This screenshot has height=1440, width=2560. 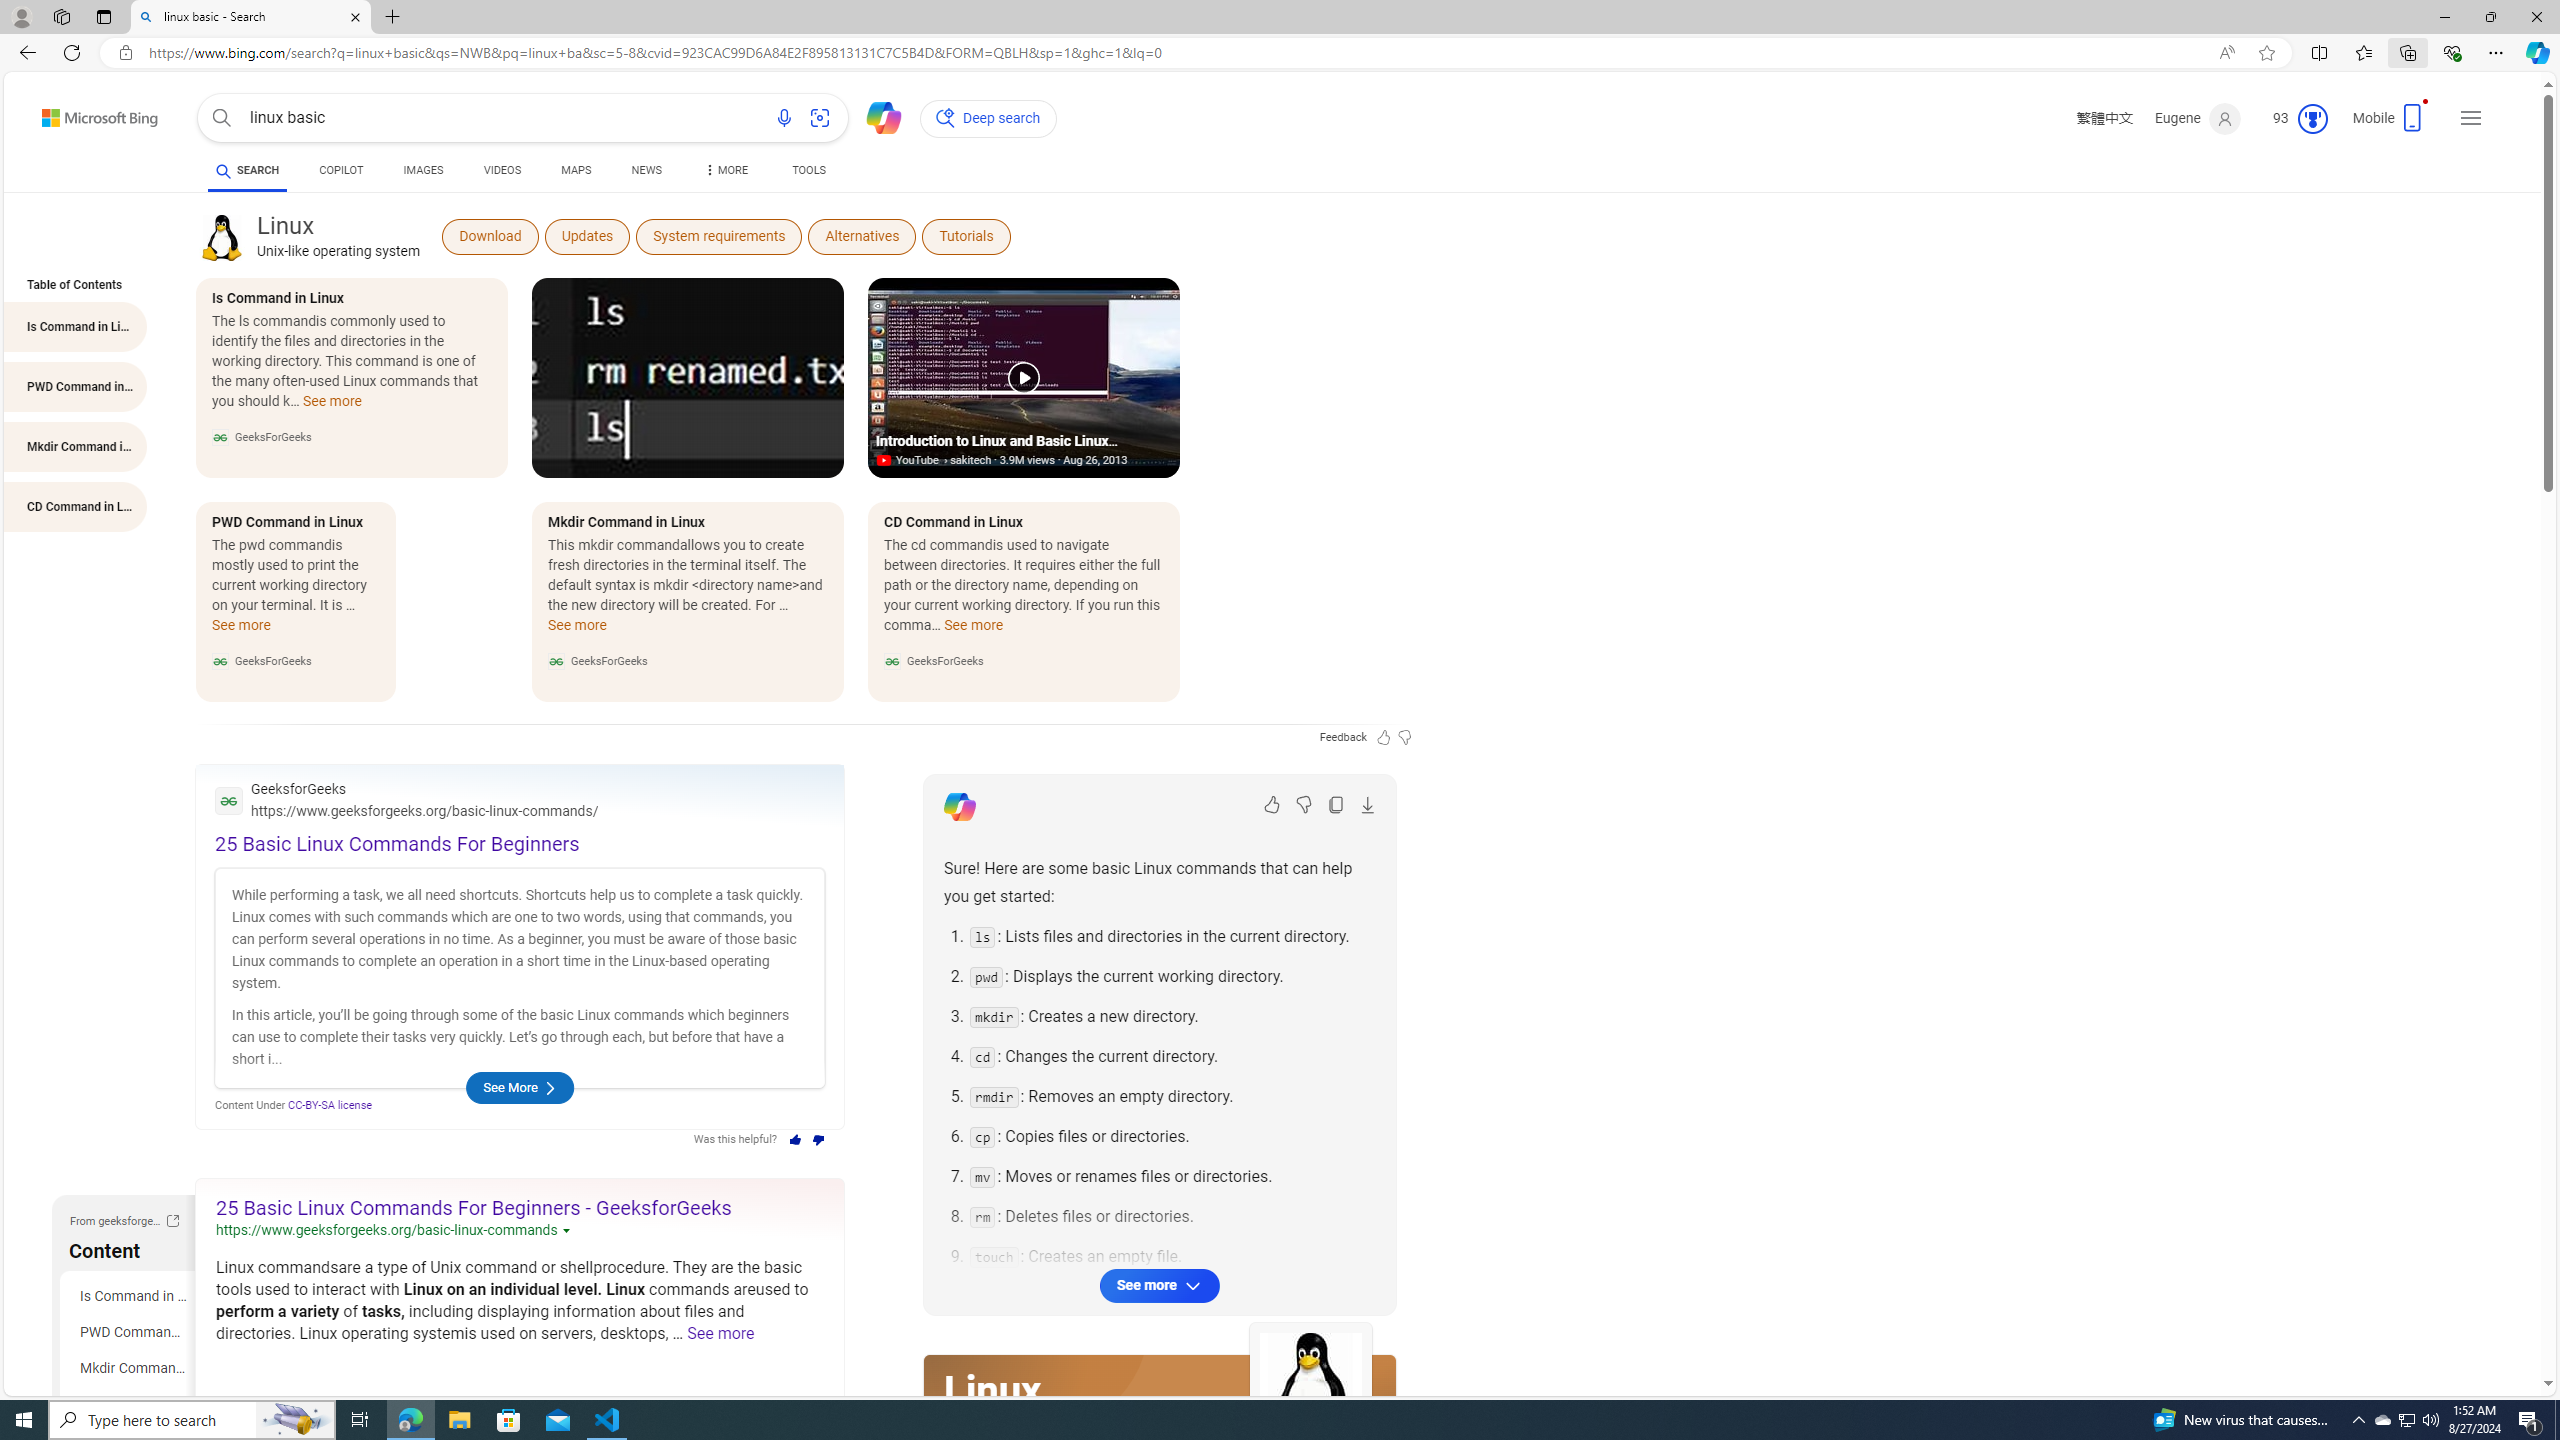 What do you see at coordinates (338, 235) in the screenshot?
I see `'Linux Unix-like operating system'` at bounding box center [338, 235].